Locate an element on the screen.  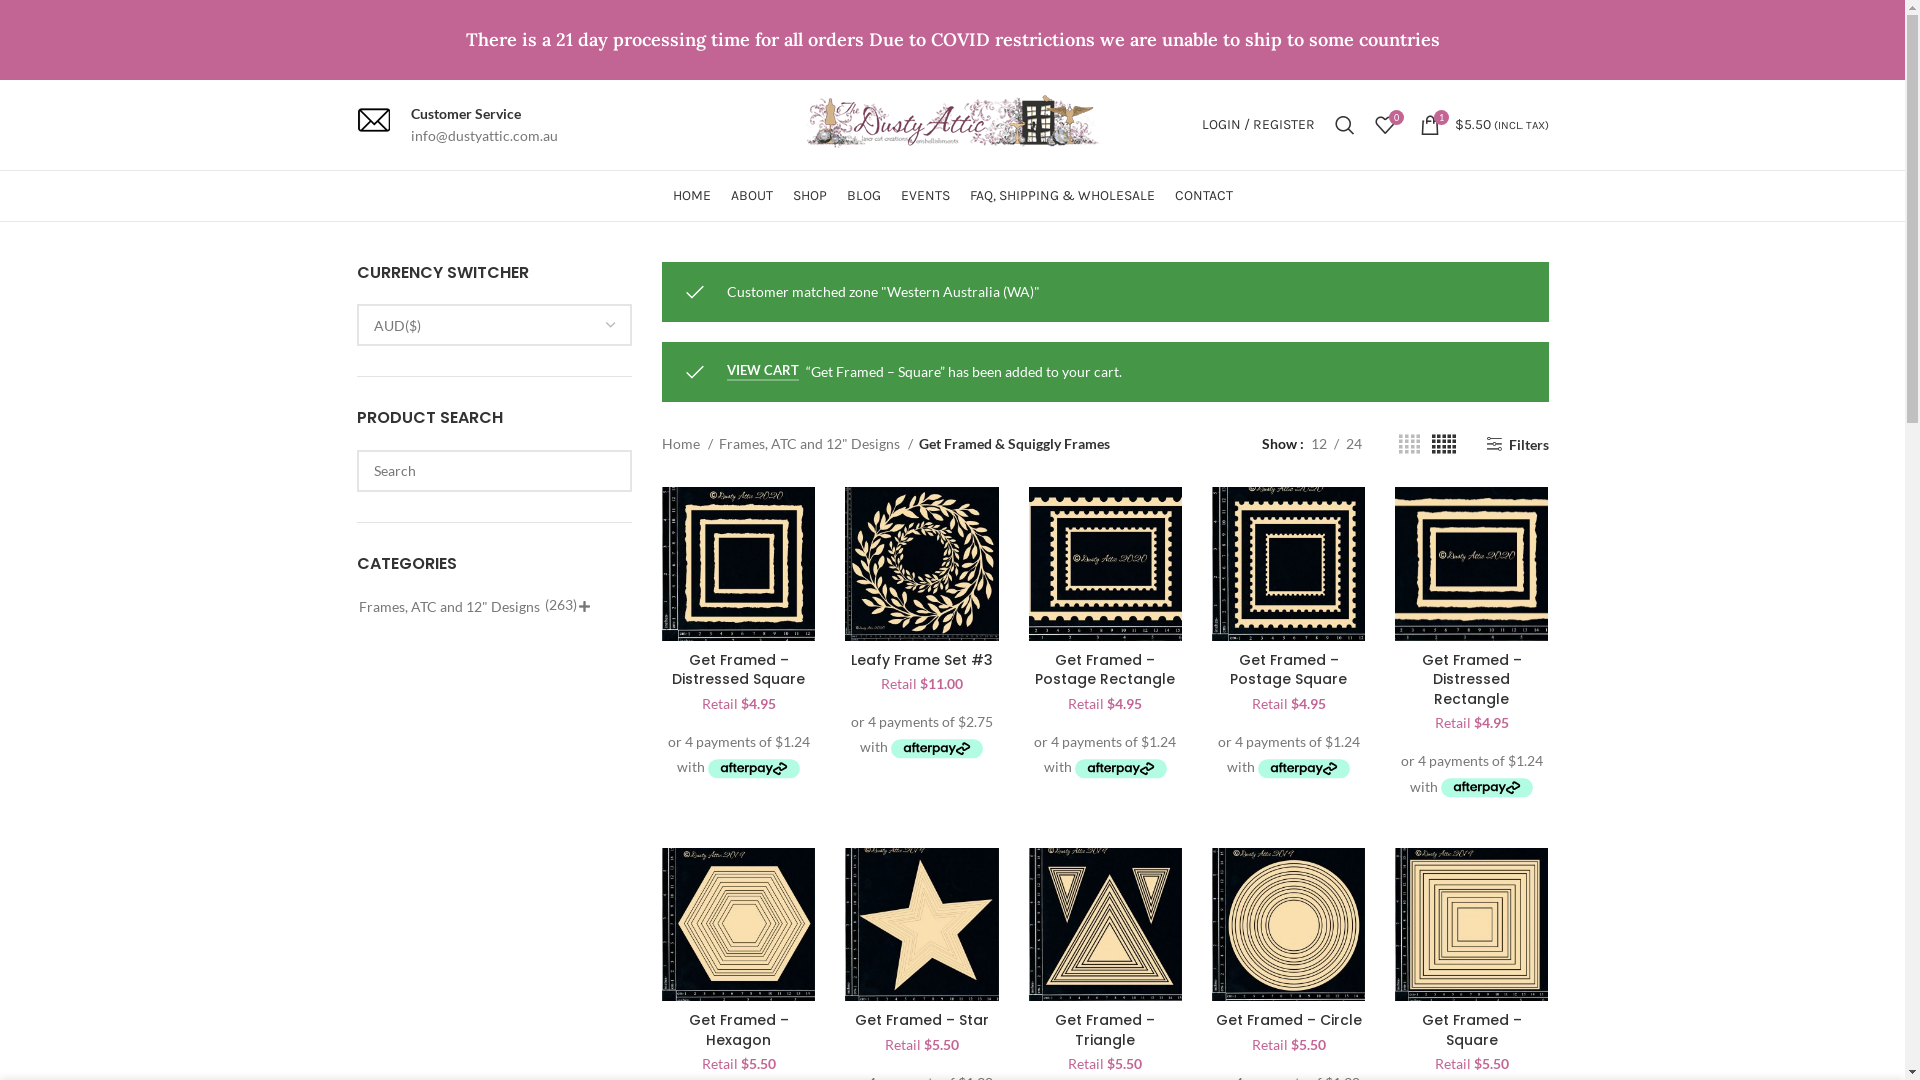
'CONTACT' is located at coordinates (1202, 196).